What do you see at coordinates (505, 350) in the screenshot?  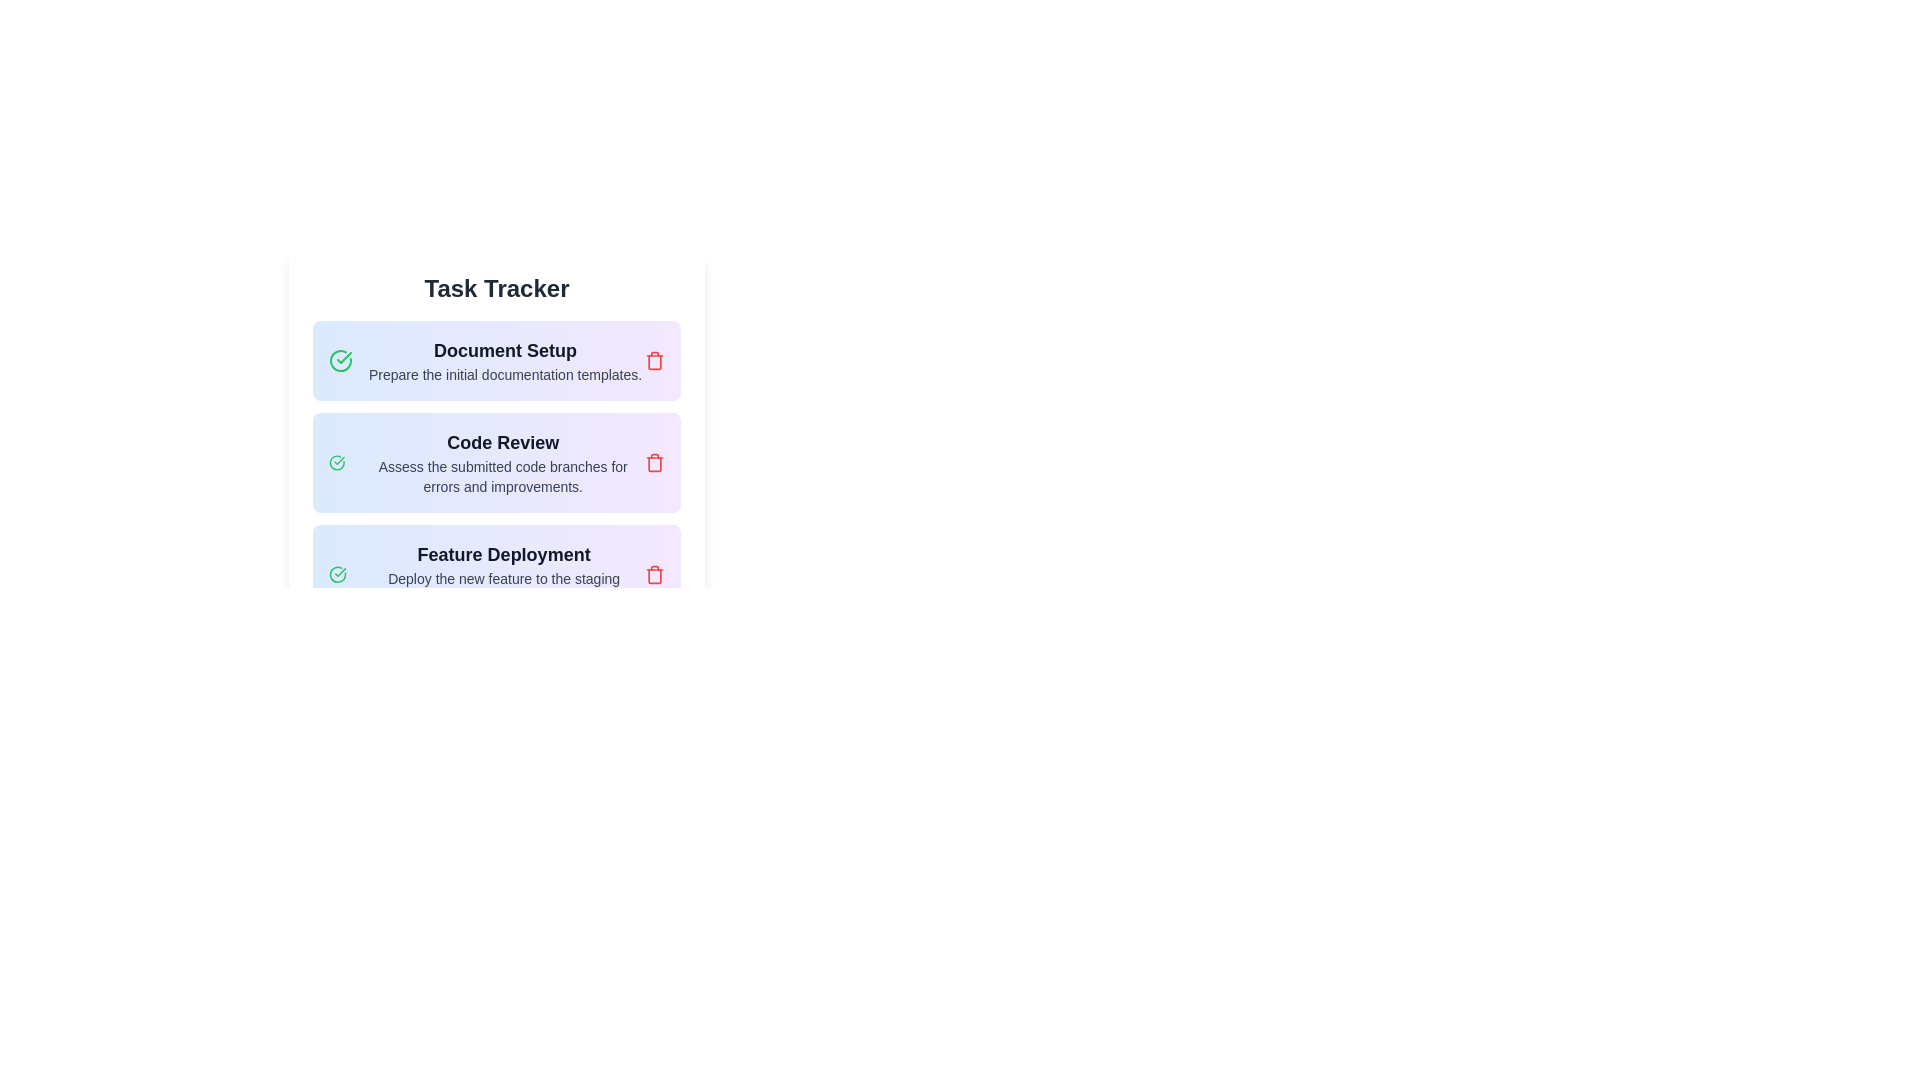 I see `text label 'Document Setup' which is the first item in the vertical task list, rendered in bold and large font within a light purple rectangular area` at bounding box center [505, 350].